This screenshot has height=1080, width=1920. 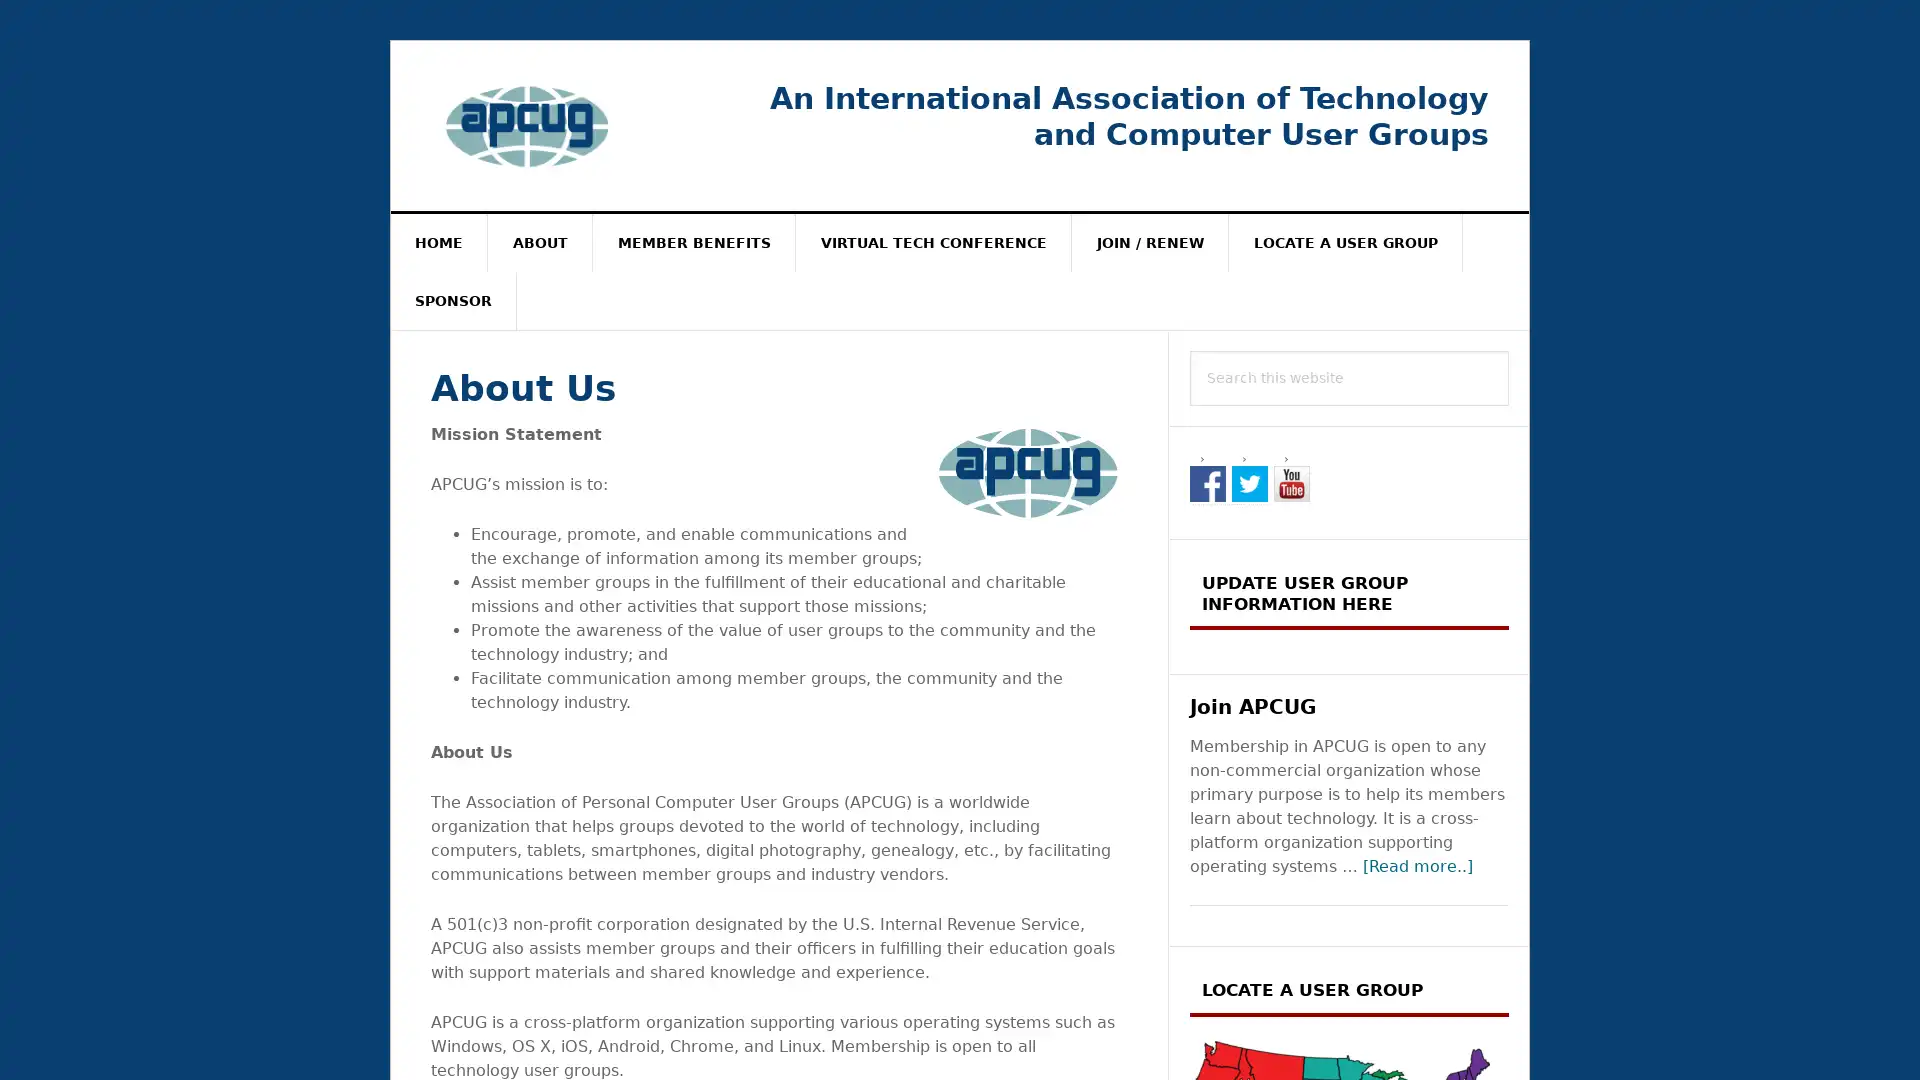 I want to click on Search, so click(x=1509, y=349).